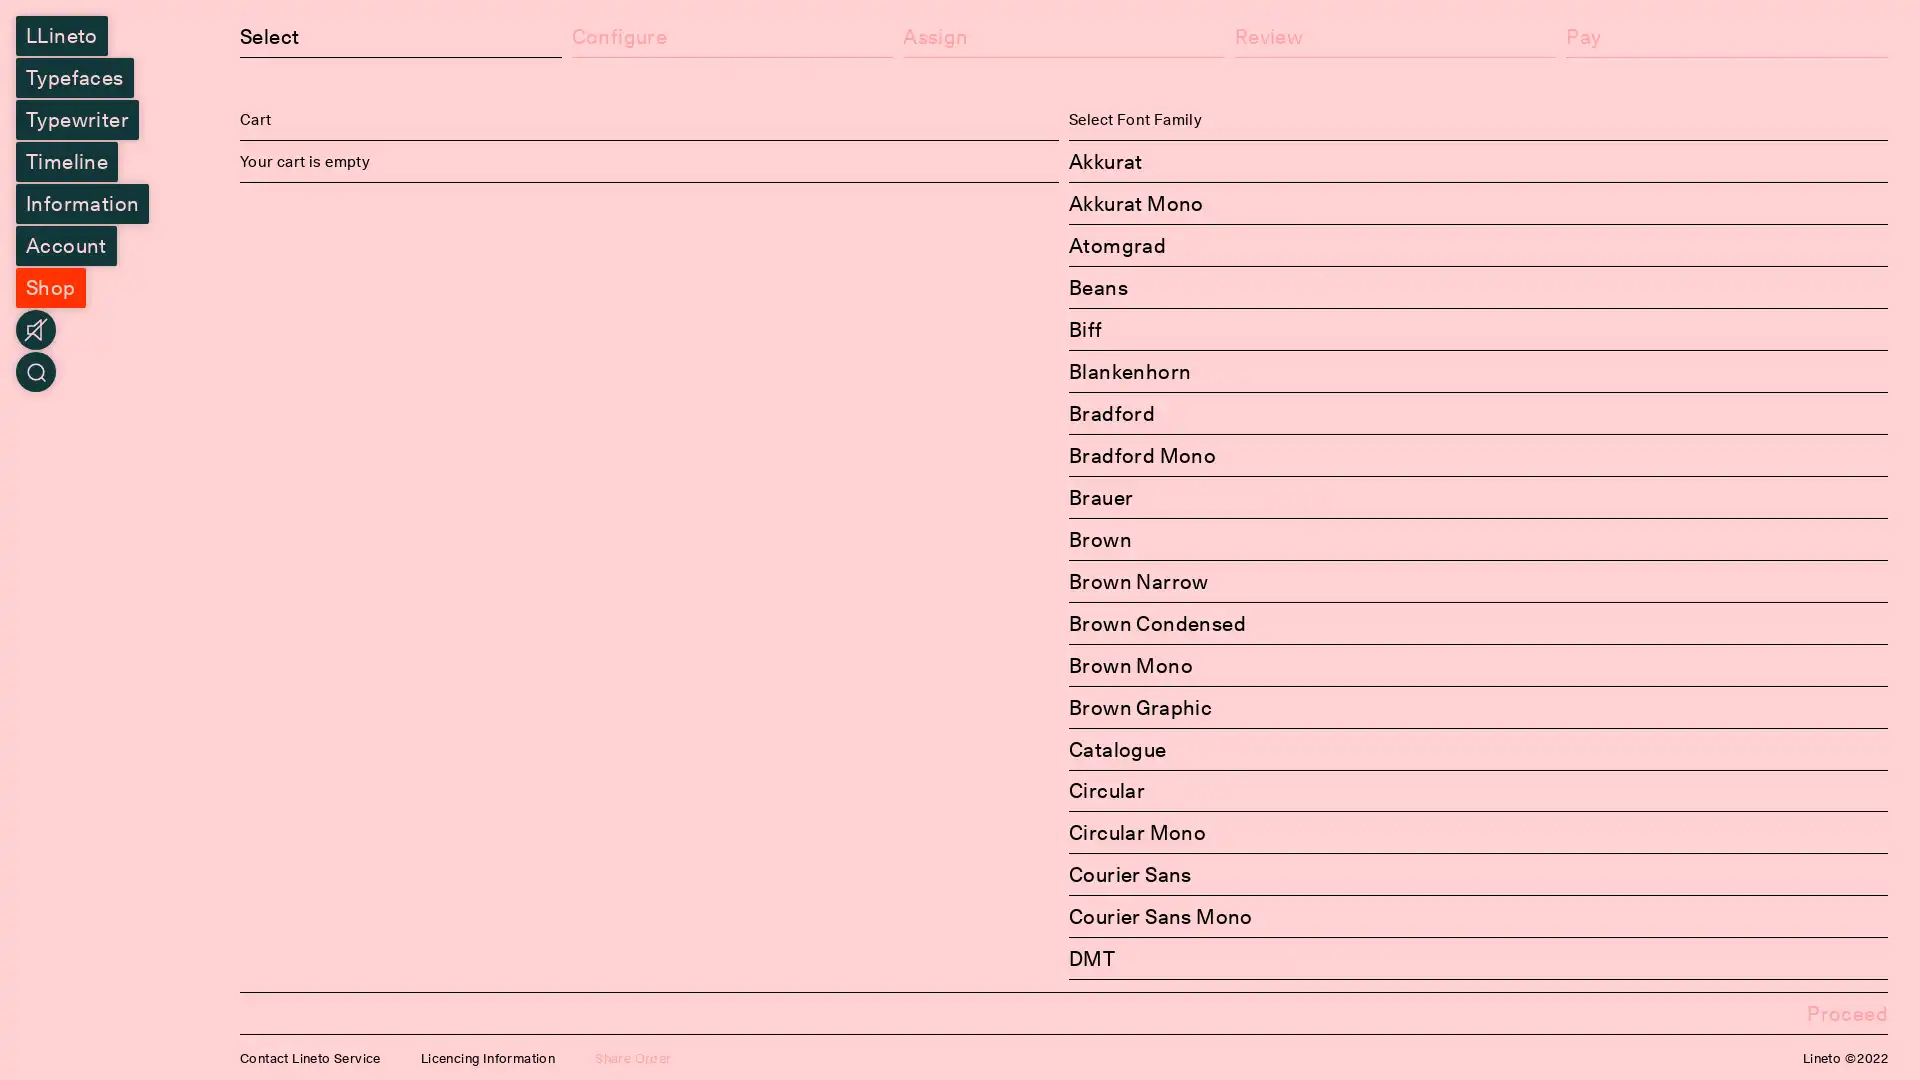  Describe the element at coordinates (1062, 37) in the screenshot. I see `Assign` at that location.